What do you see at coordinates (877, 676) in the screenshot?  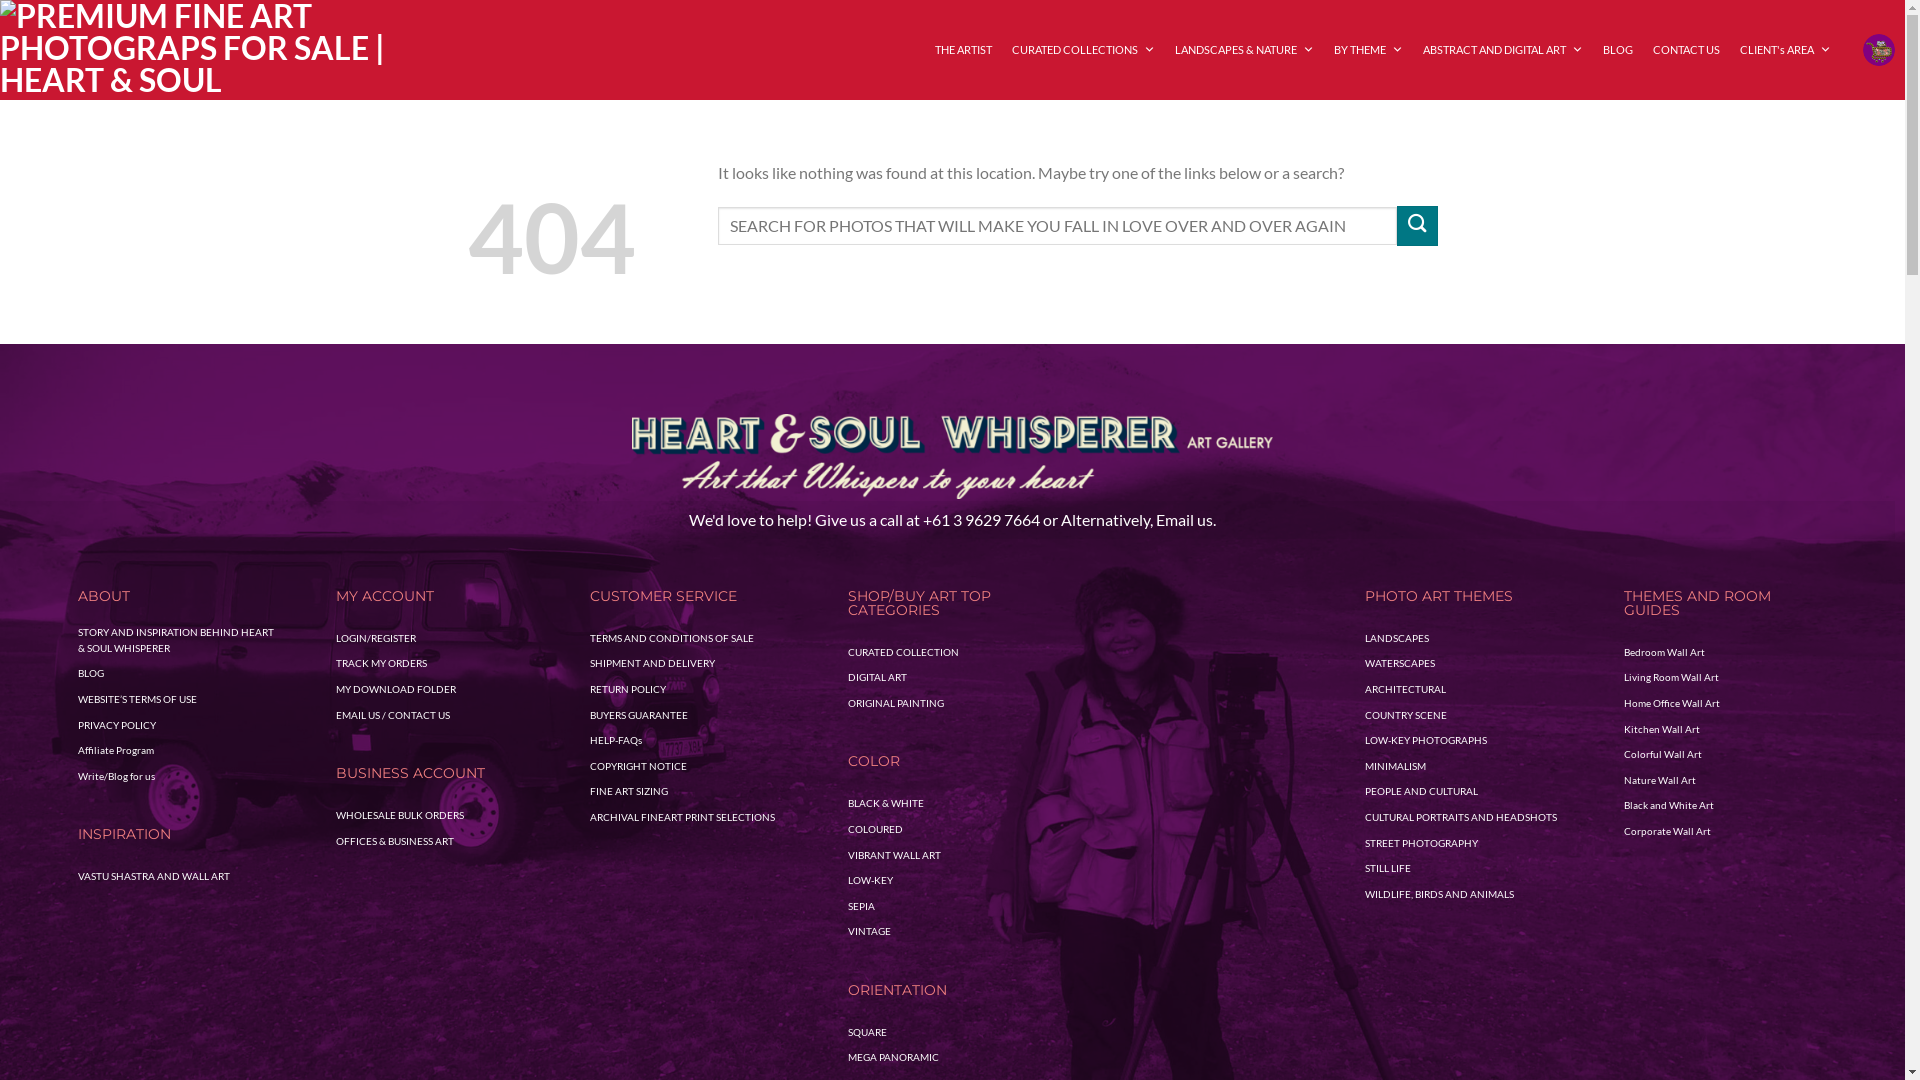 I see `'DIGITAL ART'` at bounding box center [877, 676].